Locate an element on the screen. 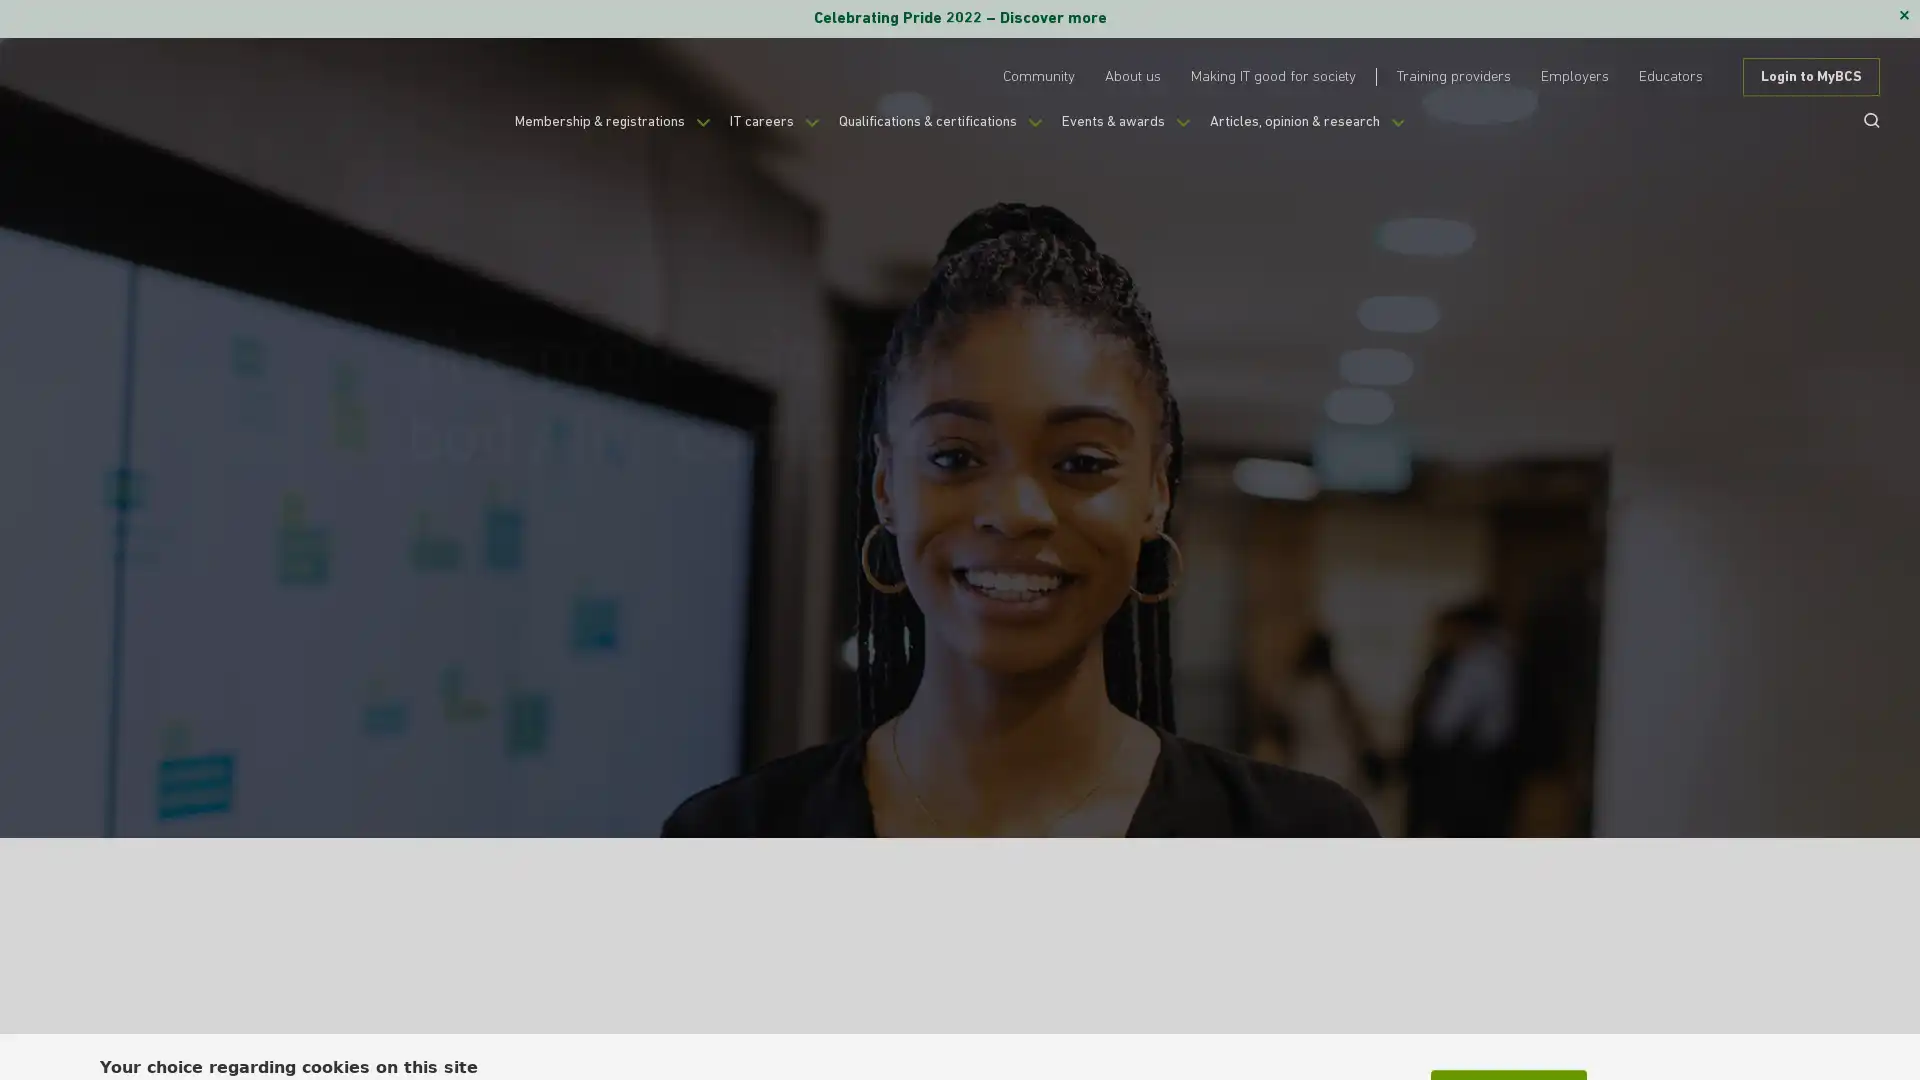  IT careers is located at coordinates (756, 132).